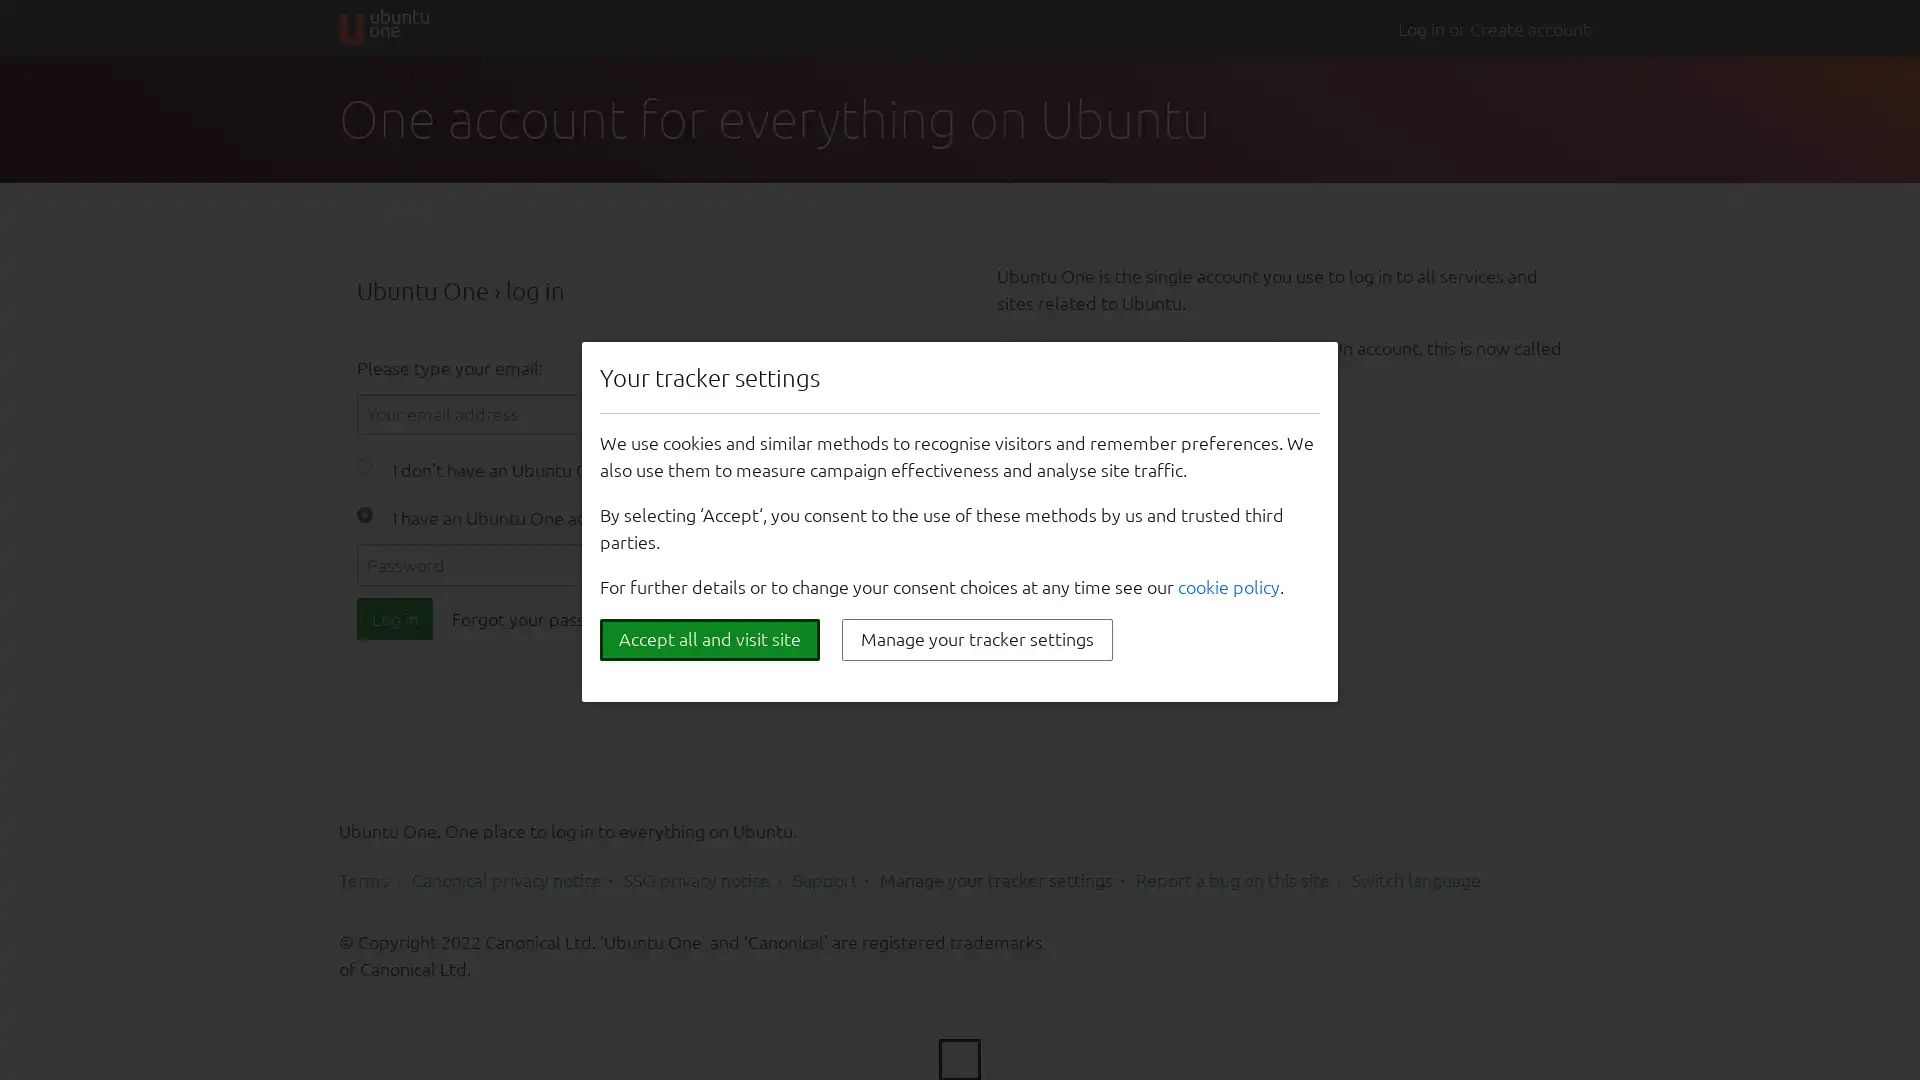  Describe the element at coordinates (710, 639) in the screenshot. I see `Accept all and visit site` at that location.